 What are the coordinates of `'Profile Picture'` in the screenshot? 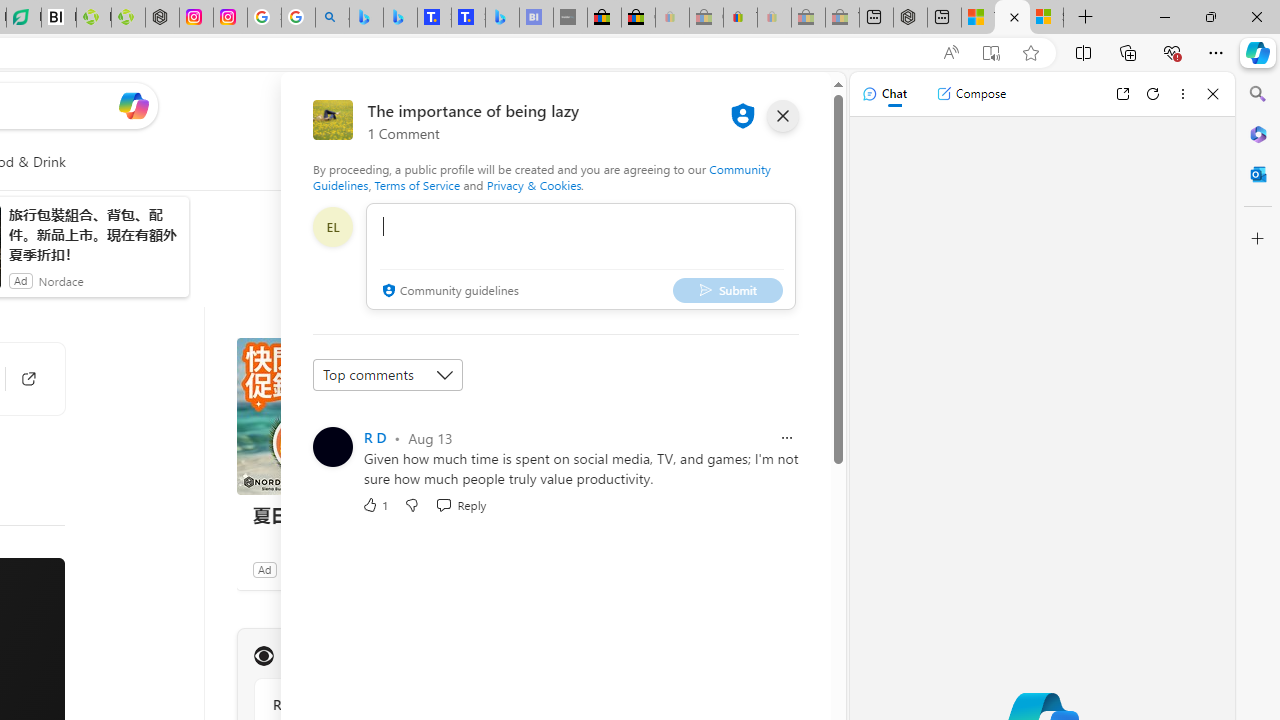 It's located at (333, 446).